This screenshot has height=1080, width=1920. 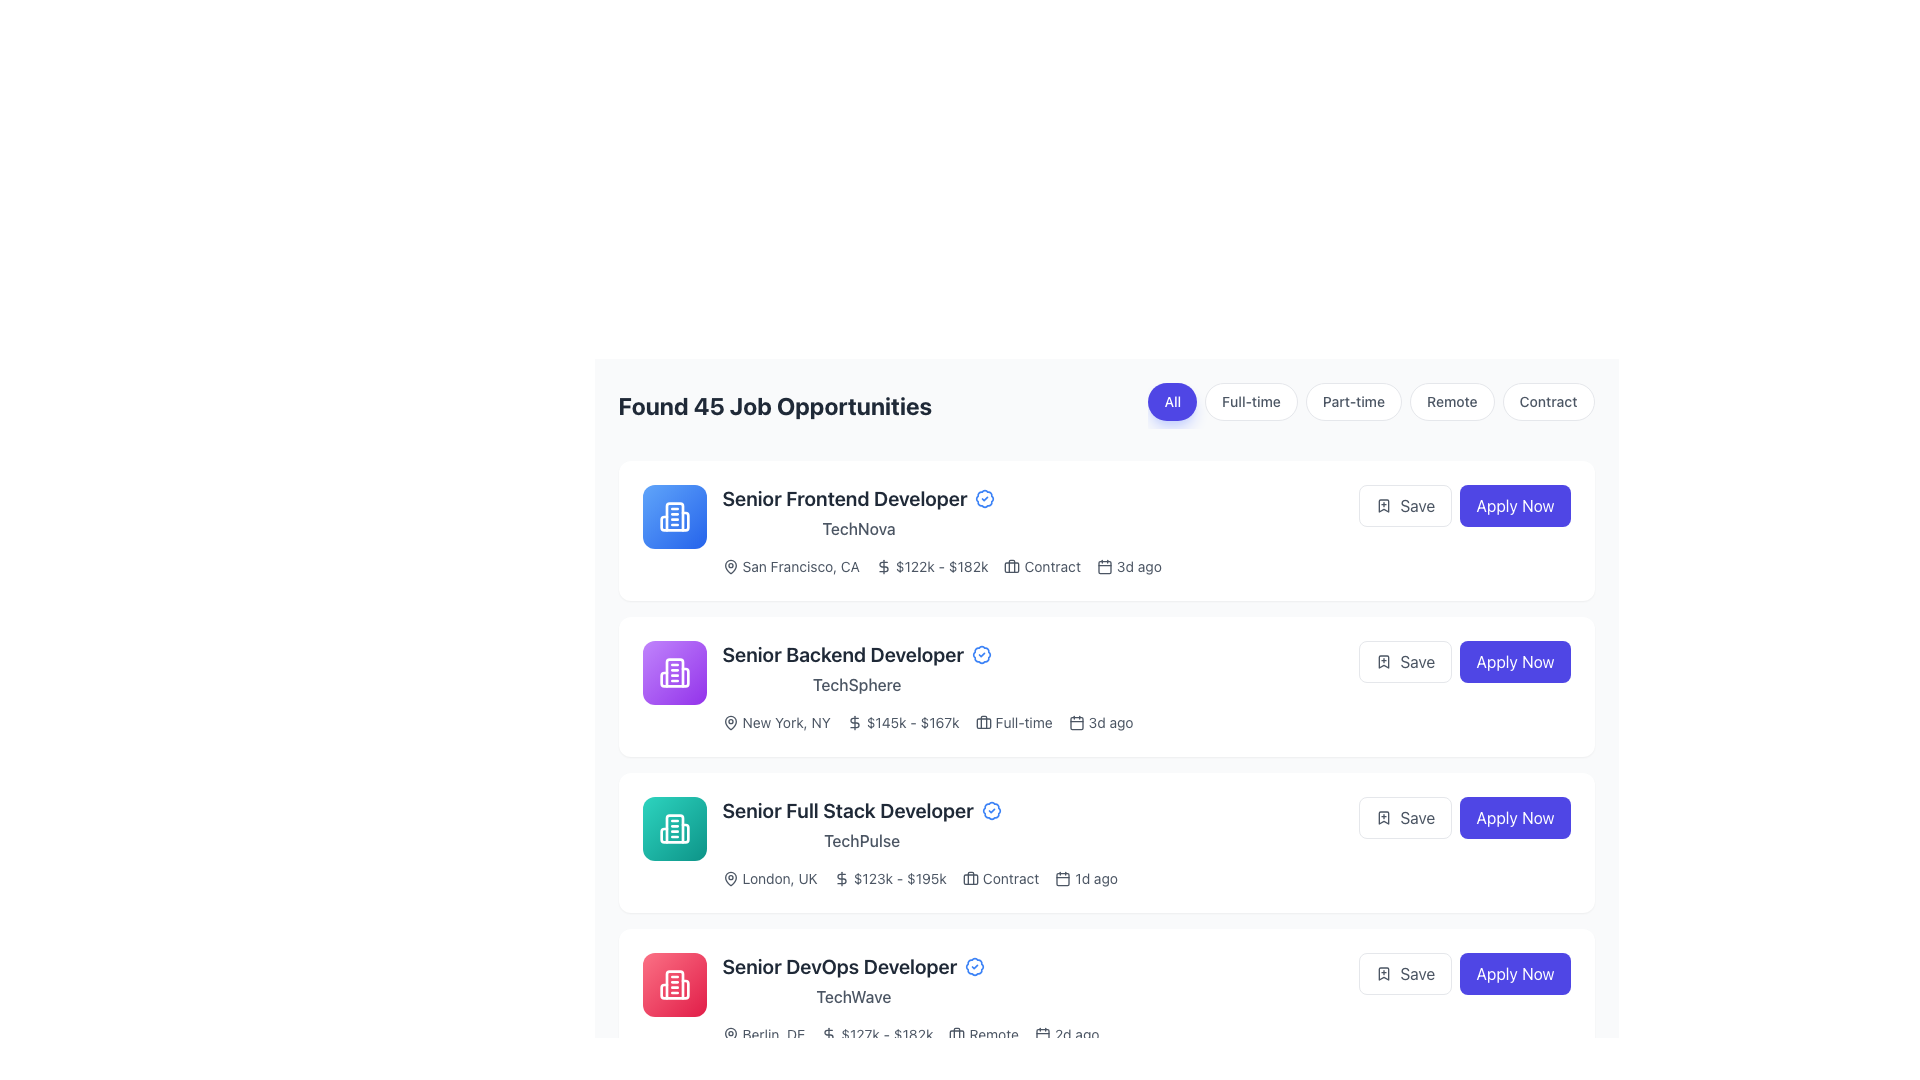 I want to click on the map pin icon located at the beginning of the row displaying 'London, UK', so click(x=729, y=878).